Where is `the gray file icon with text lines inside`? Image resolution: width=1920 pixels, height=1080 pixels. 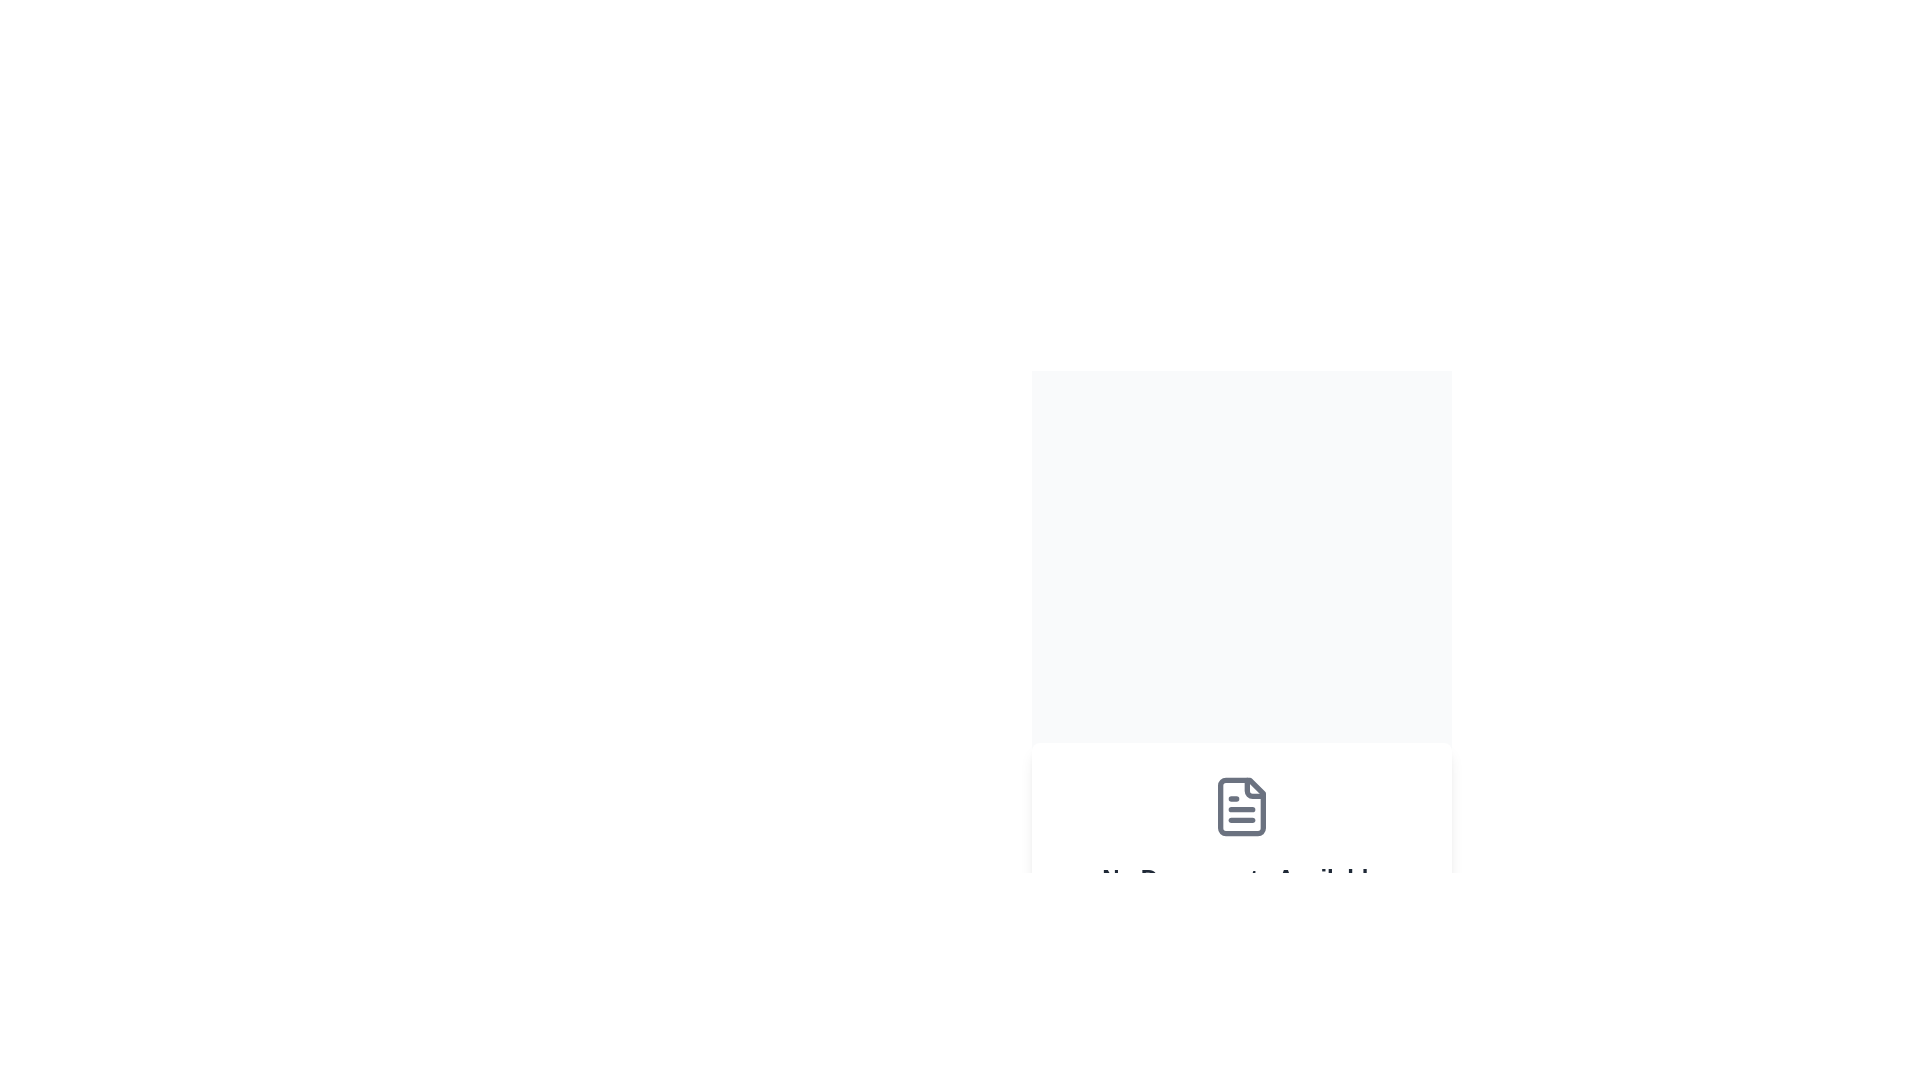 the gray file icon with text lines inside is located at coordinates (1241, 805).